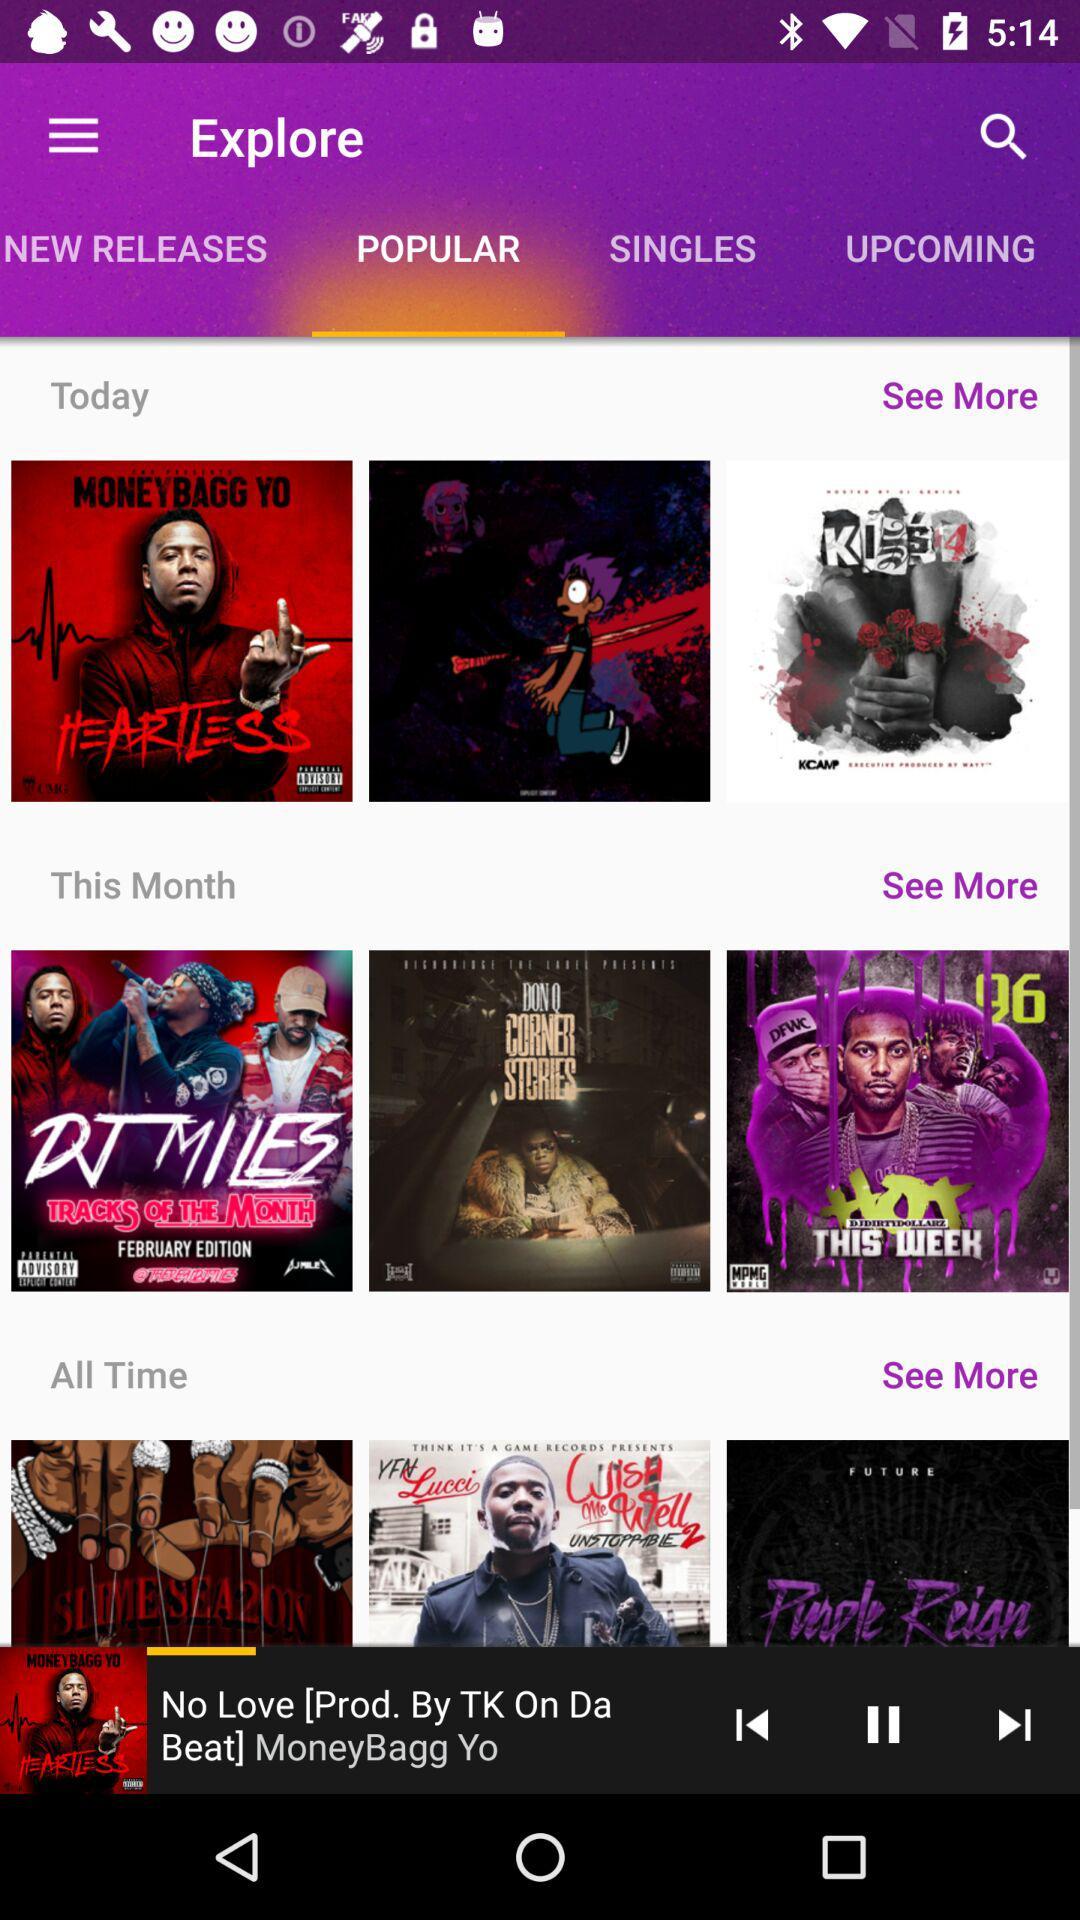 The width and height of the screenshot is (1080, 1920). Describe the element at coordinates (437, 246) in the screenshot. I see `the item to the left of the singles icon` at that location.